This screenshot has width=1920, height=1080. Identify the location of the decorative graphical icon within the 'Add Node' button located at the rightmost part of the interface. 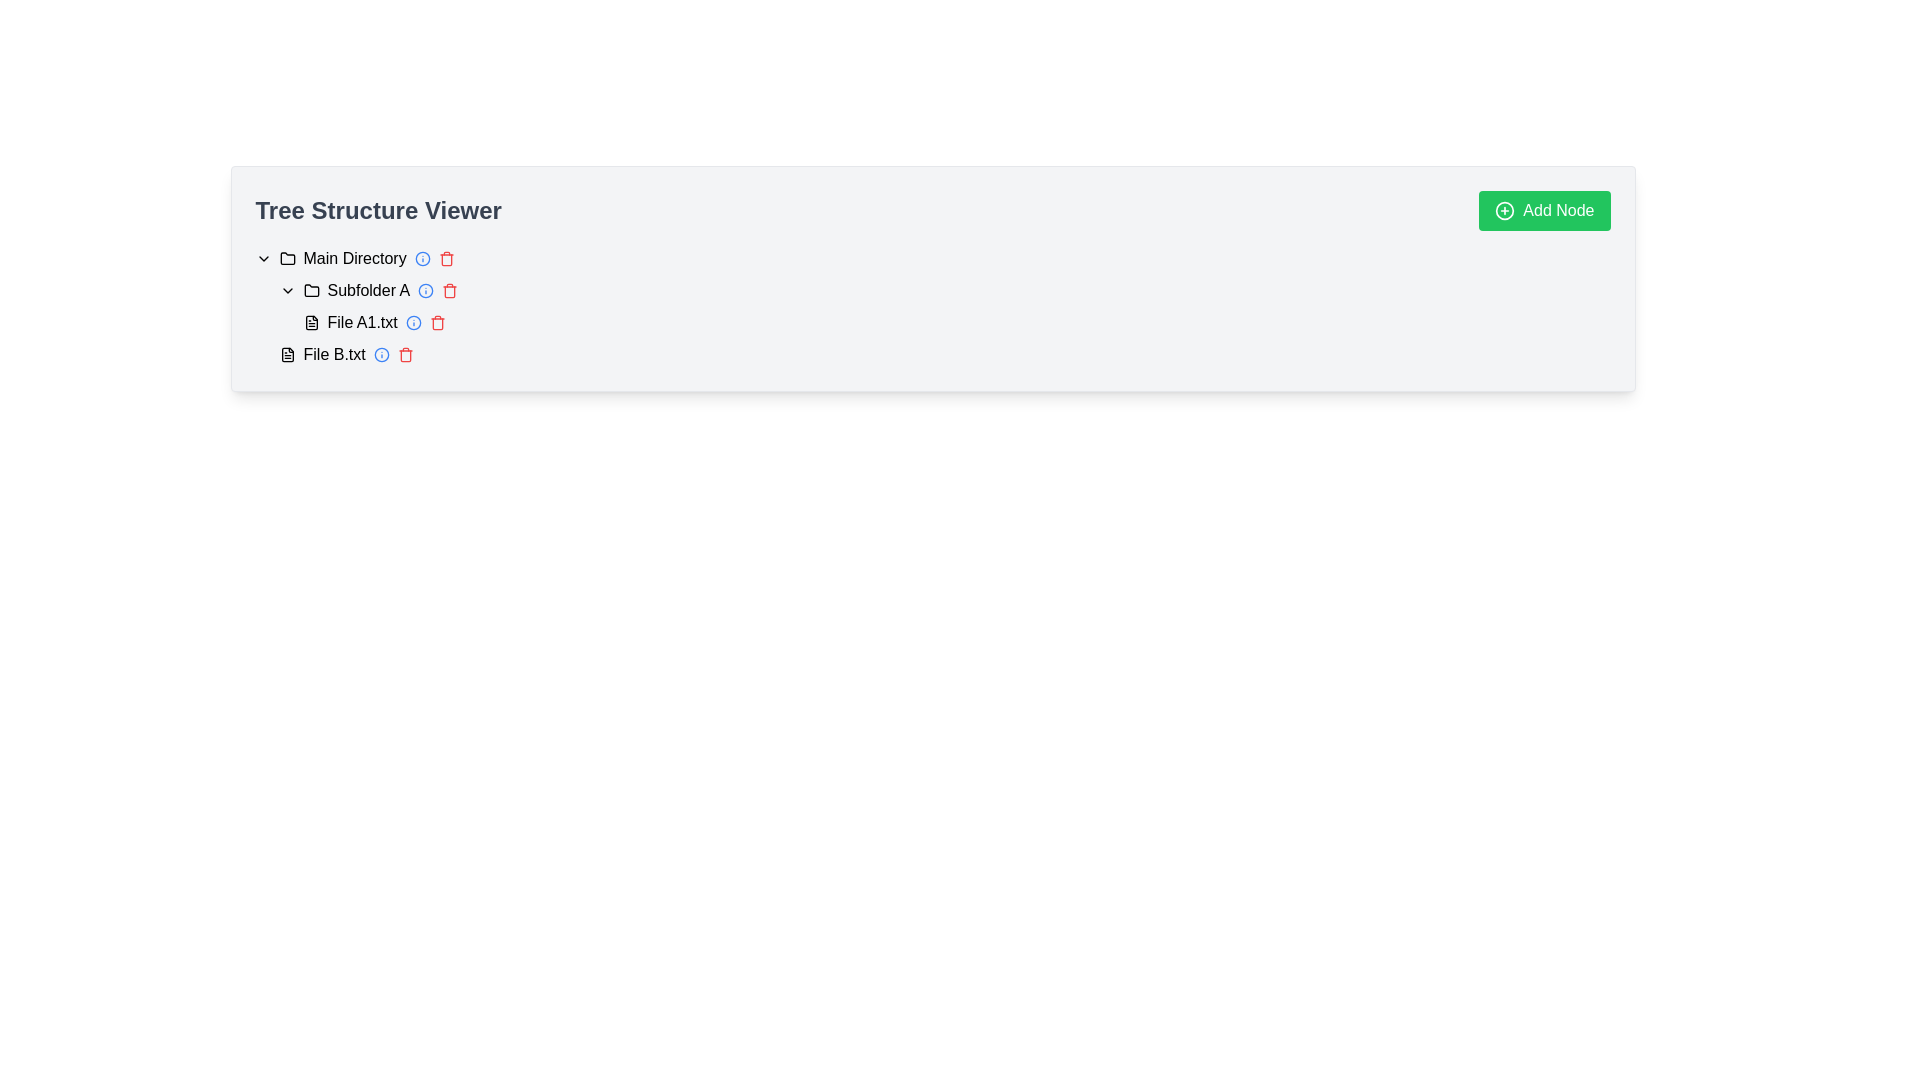
(1505, 211).